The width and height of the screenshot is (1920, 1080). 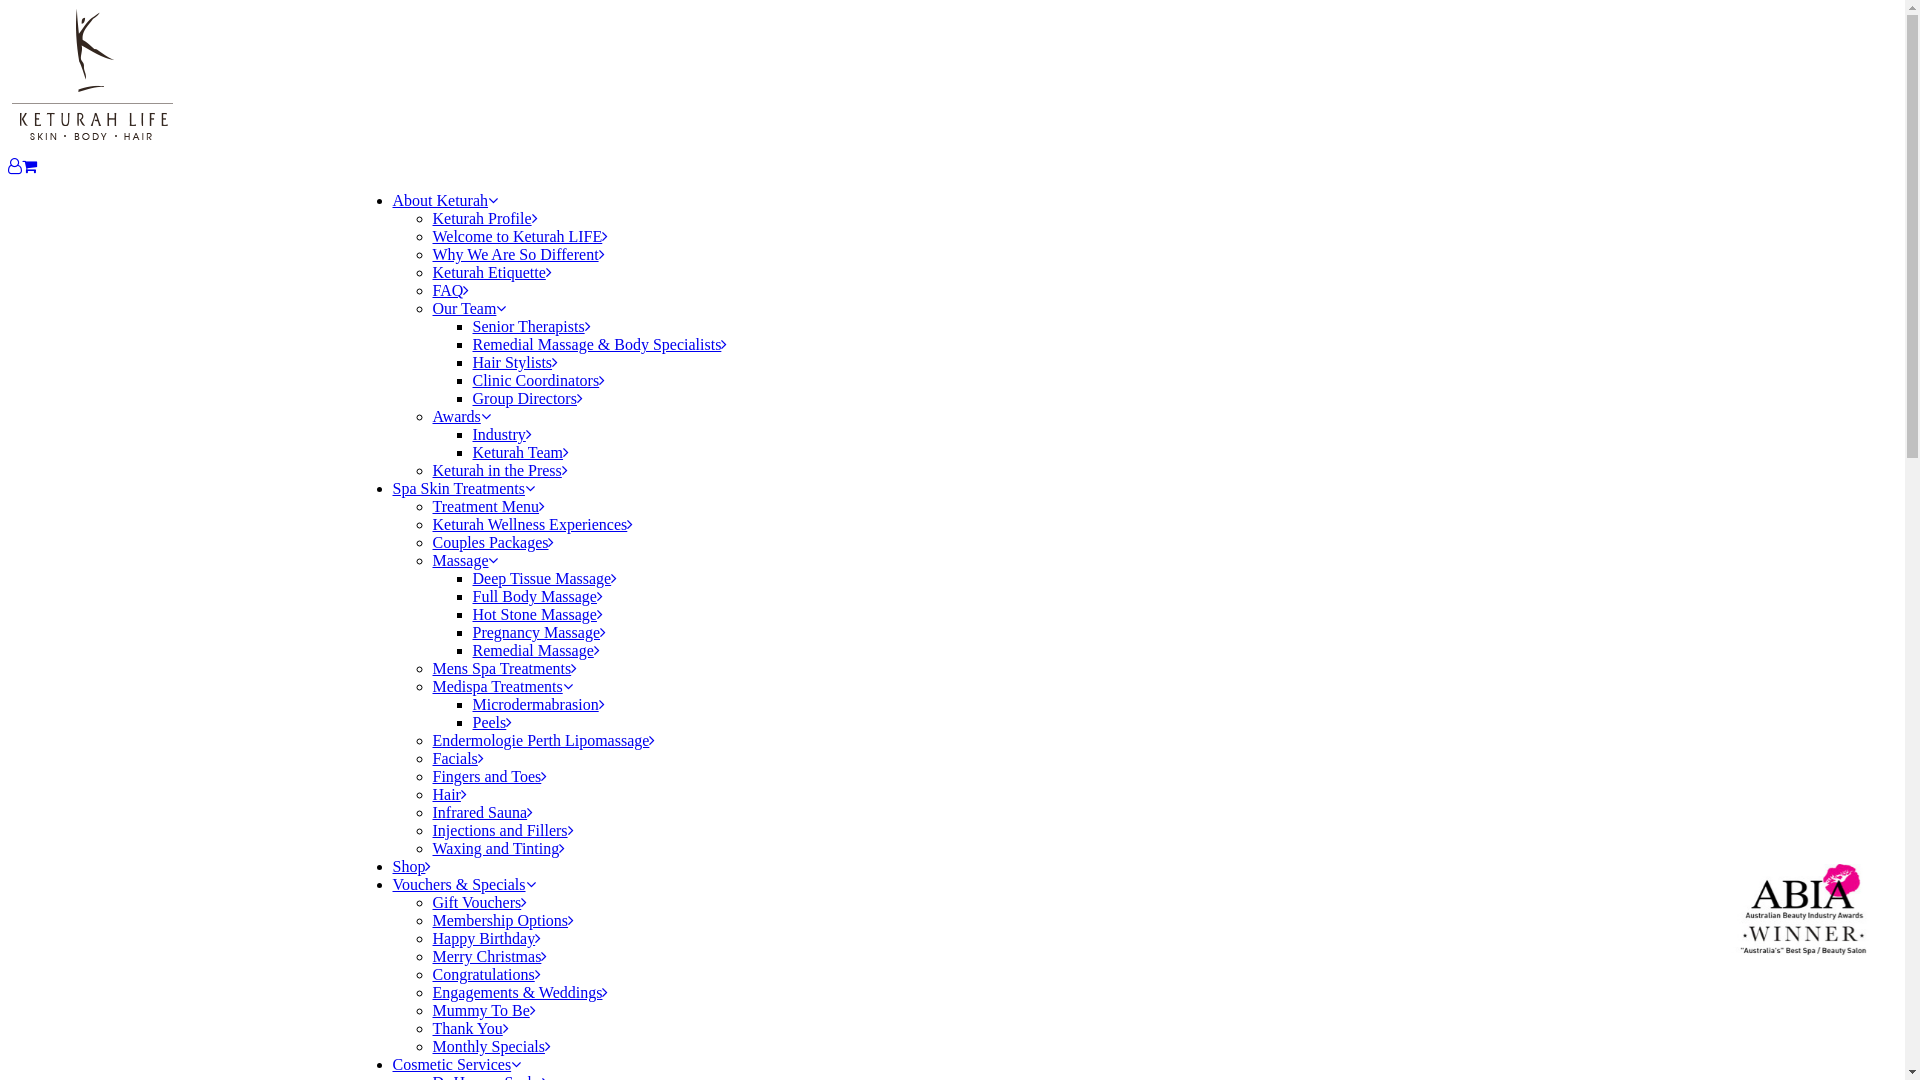 What do you see at coordinates (498, 848) in the screenshot?
I see `'Waxing and Tinting'` at bounding box center [498, 848].